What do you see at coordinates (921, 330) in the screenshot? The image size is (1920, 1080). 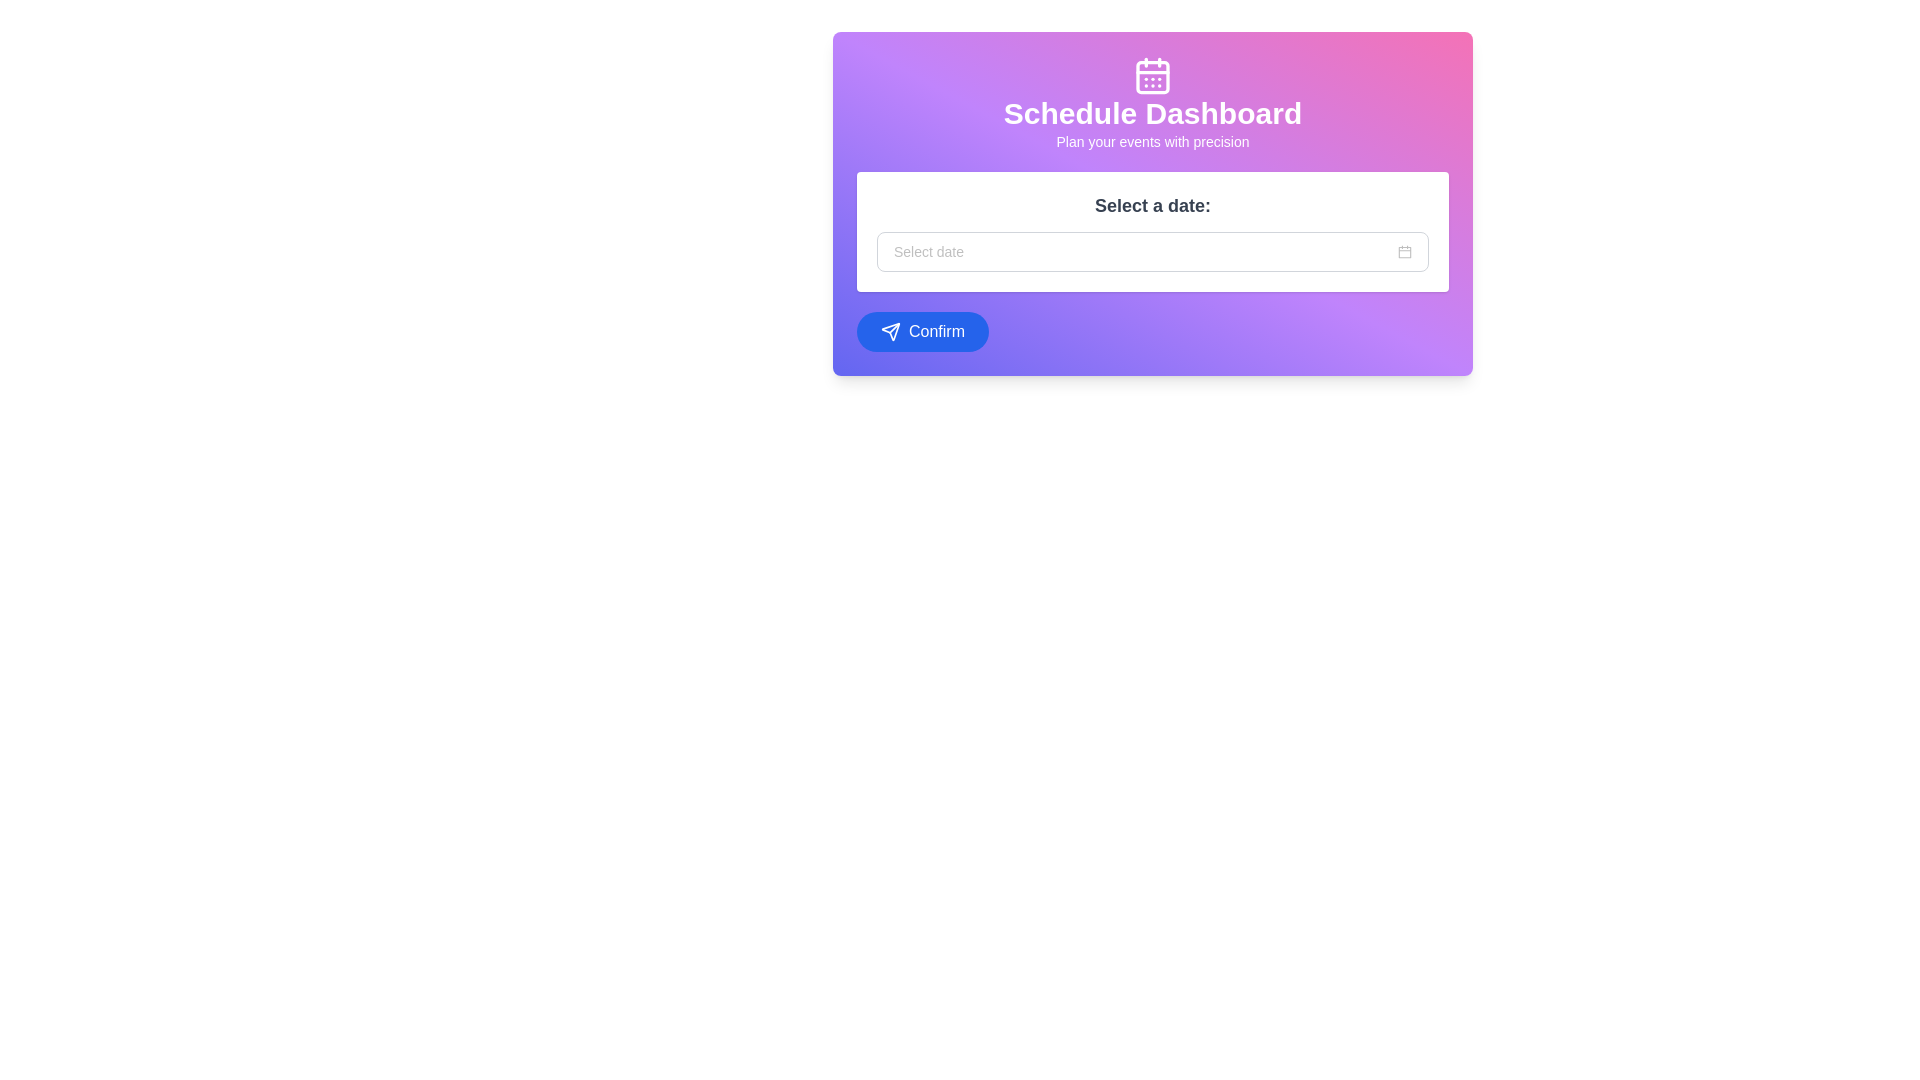 I see `the 'Confirm' button with a blue background and a paper plane icon, located at the bottom left of the purple rectangle section` at bounding box center [921, 330].